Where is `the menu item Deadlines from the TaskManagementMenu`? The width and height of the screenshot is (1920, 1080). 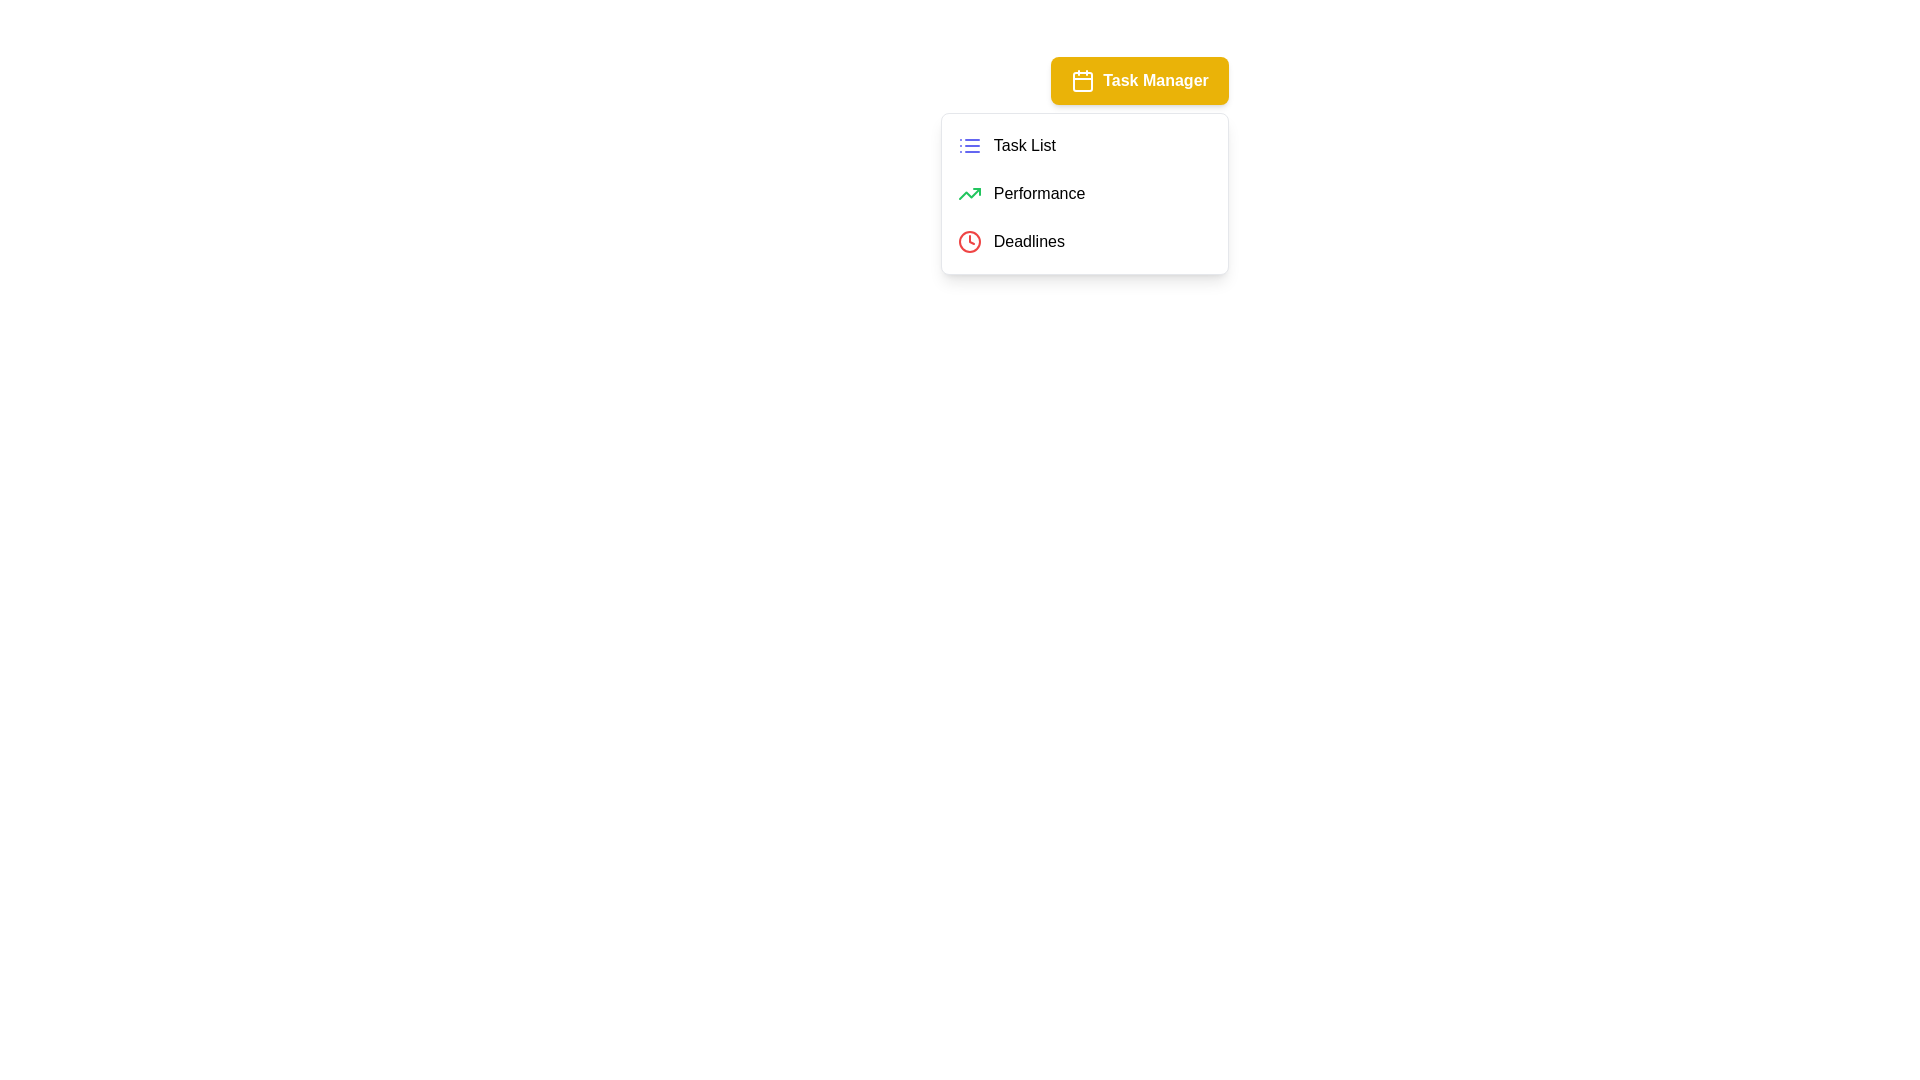
the menu item Deadlines from the TaskManagementMenu is located at coordinates (1083, 241).